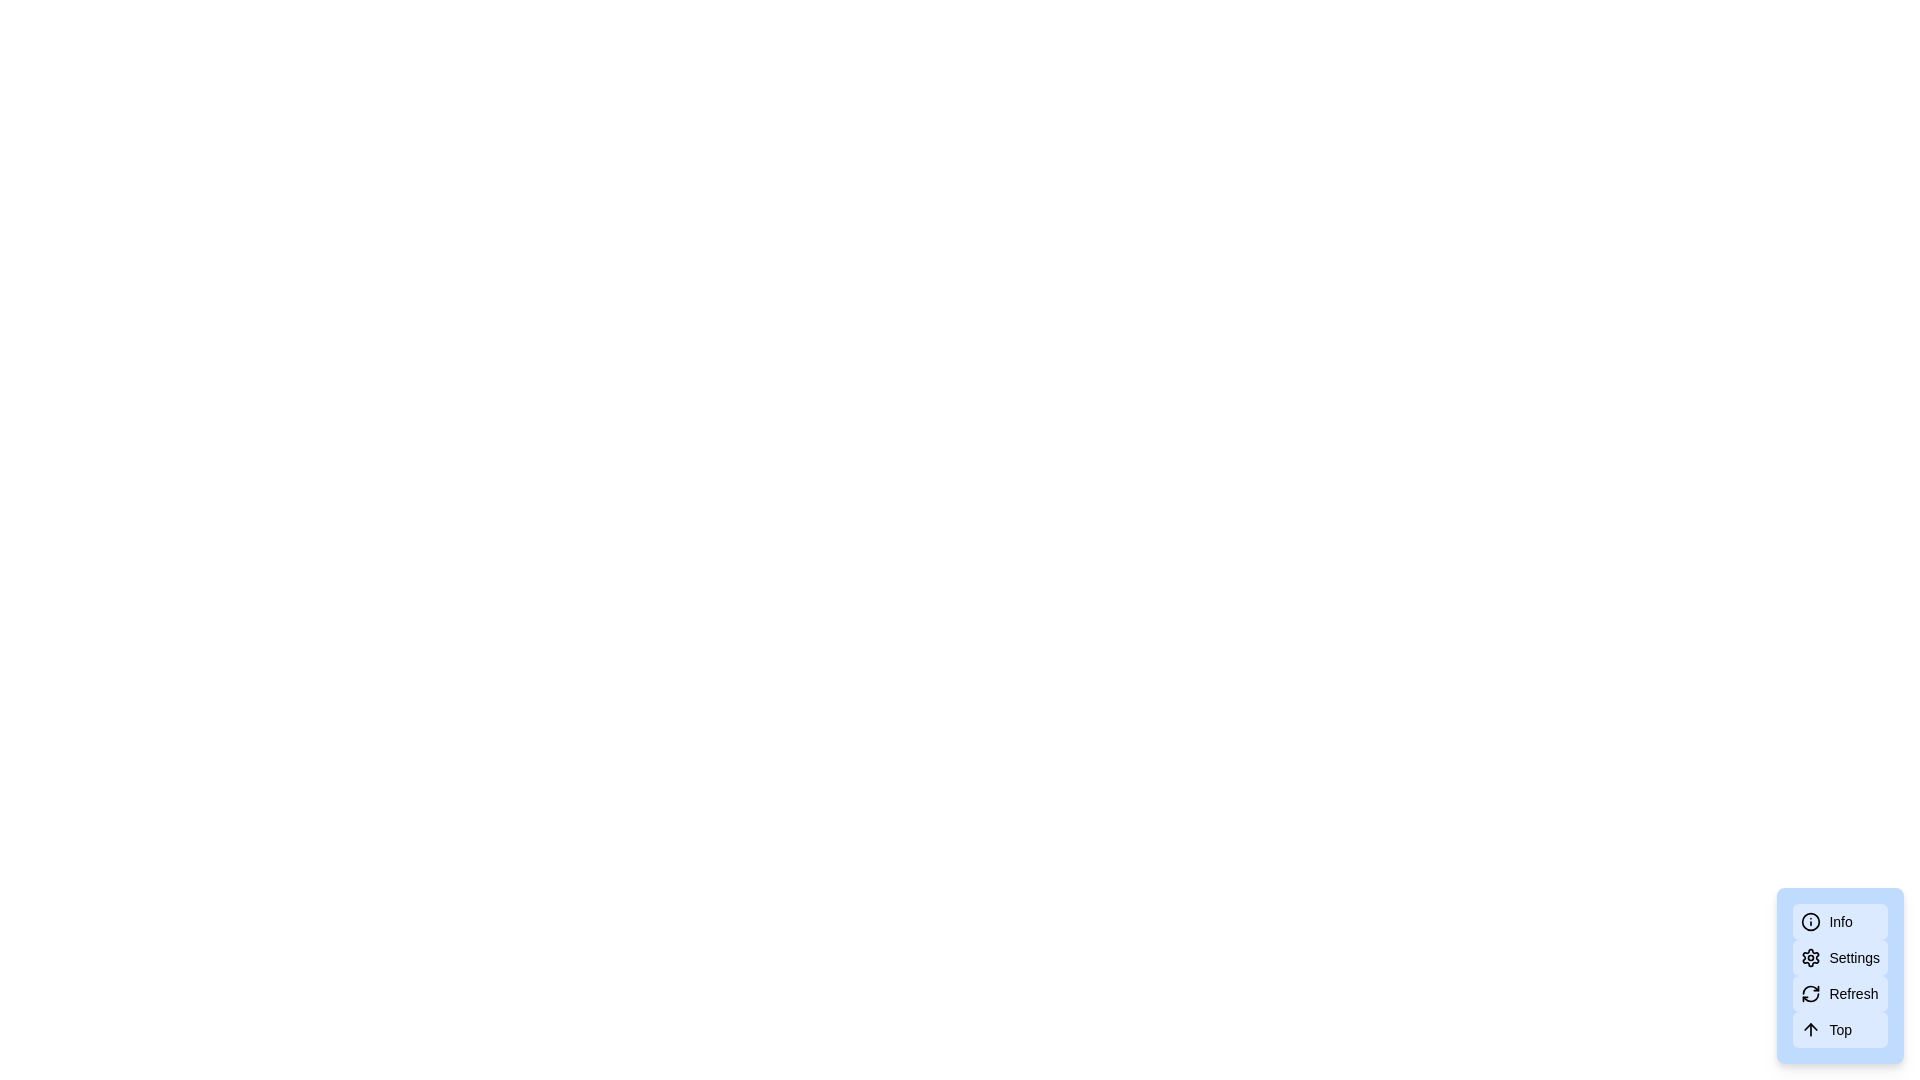 Image resolution: width=1920 pixels, height=1080 pixels. I want to click on the cogwheel icon in the 'Settings' button, so click(1811, 956).